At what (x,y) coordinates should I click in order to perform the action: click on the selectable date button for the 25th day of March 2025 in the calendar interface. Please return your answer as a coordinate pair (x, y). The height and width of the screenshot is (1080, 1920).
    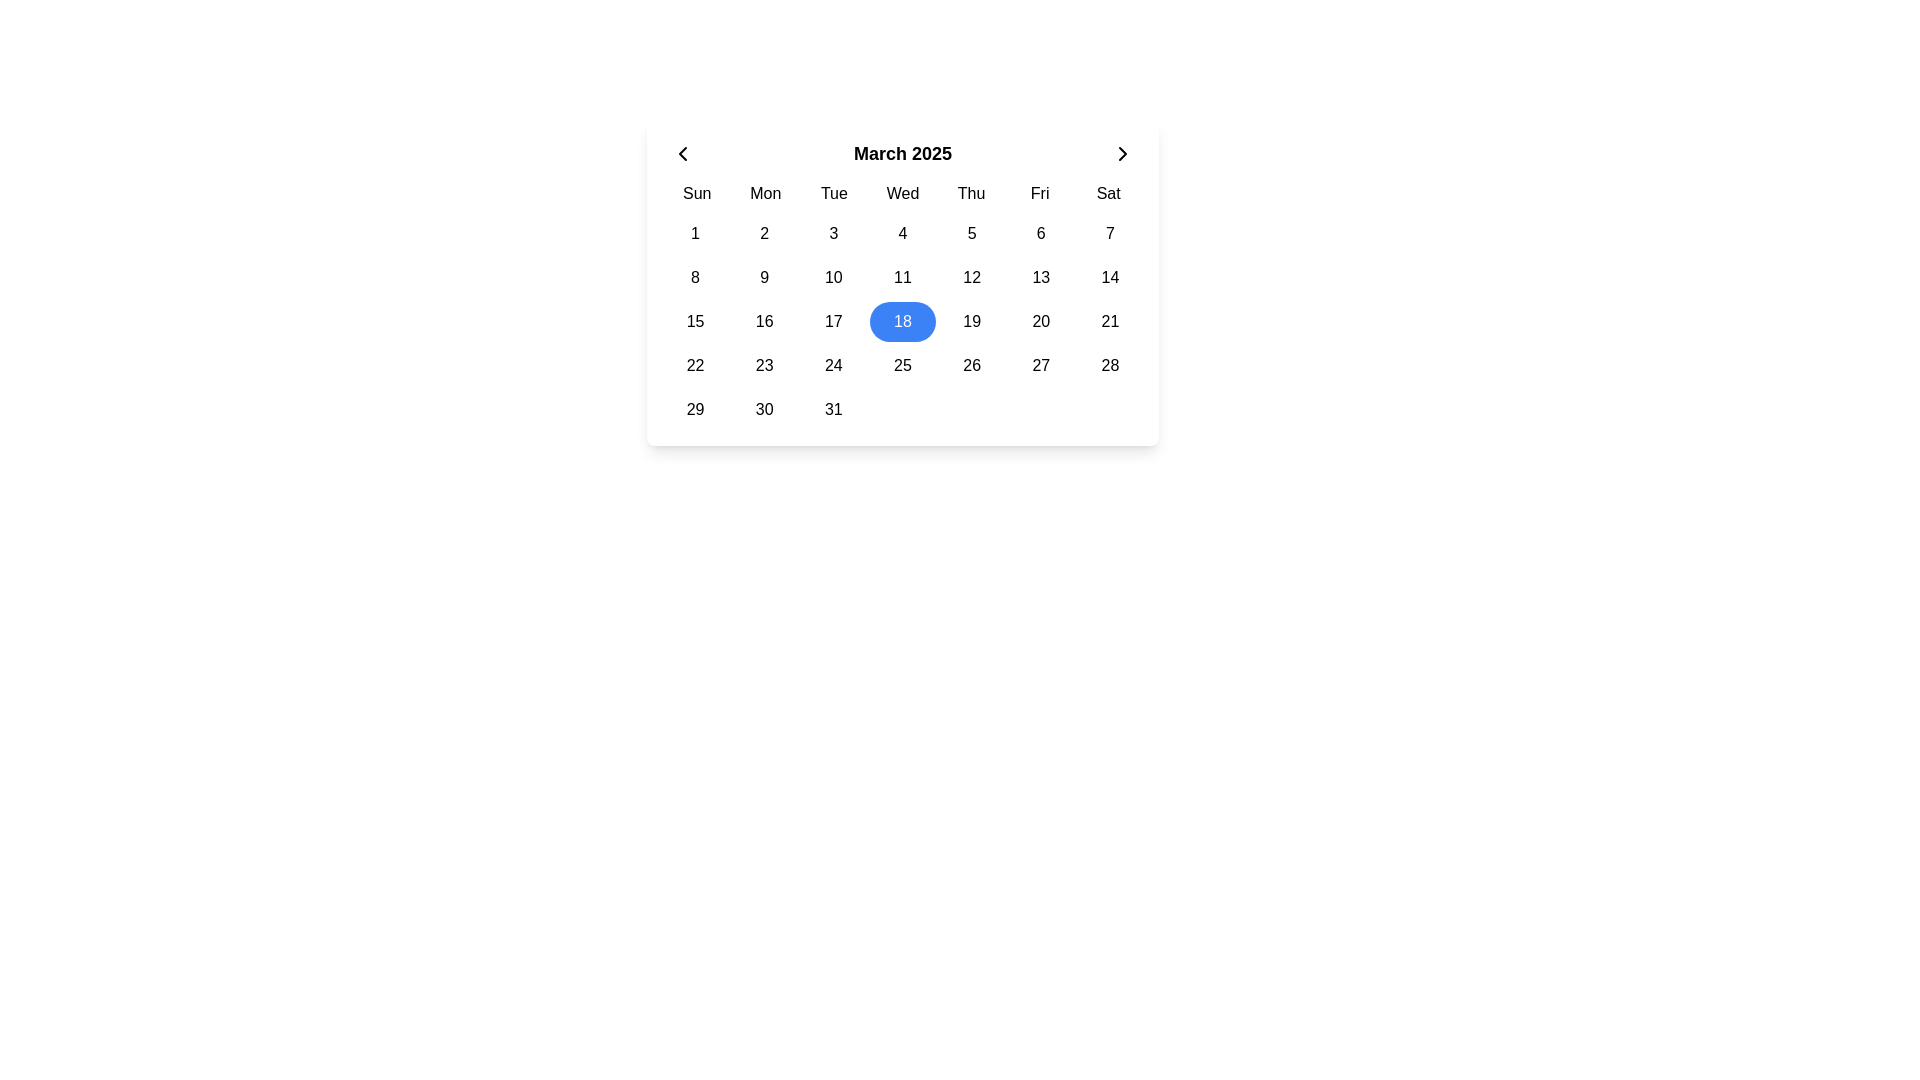
    Looking at the image, I should click on (901, 366).